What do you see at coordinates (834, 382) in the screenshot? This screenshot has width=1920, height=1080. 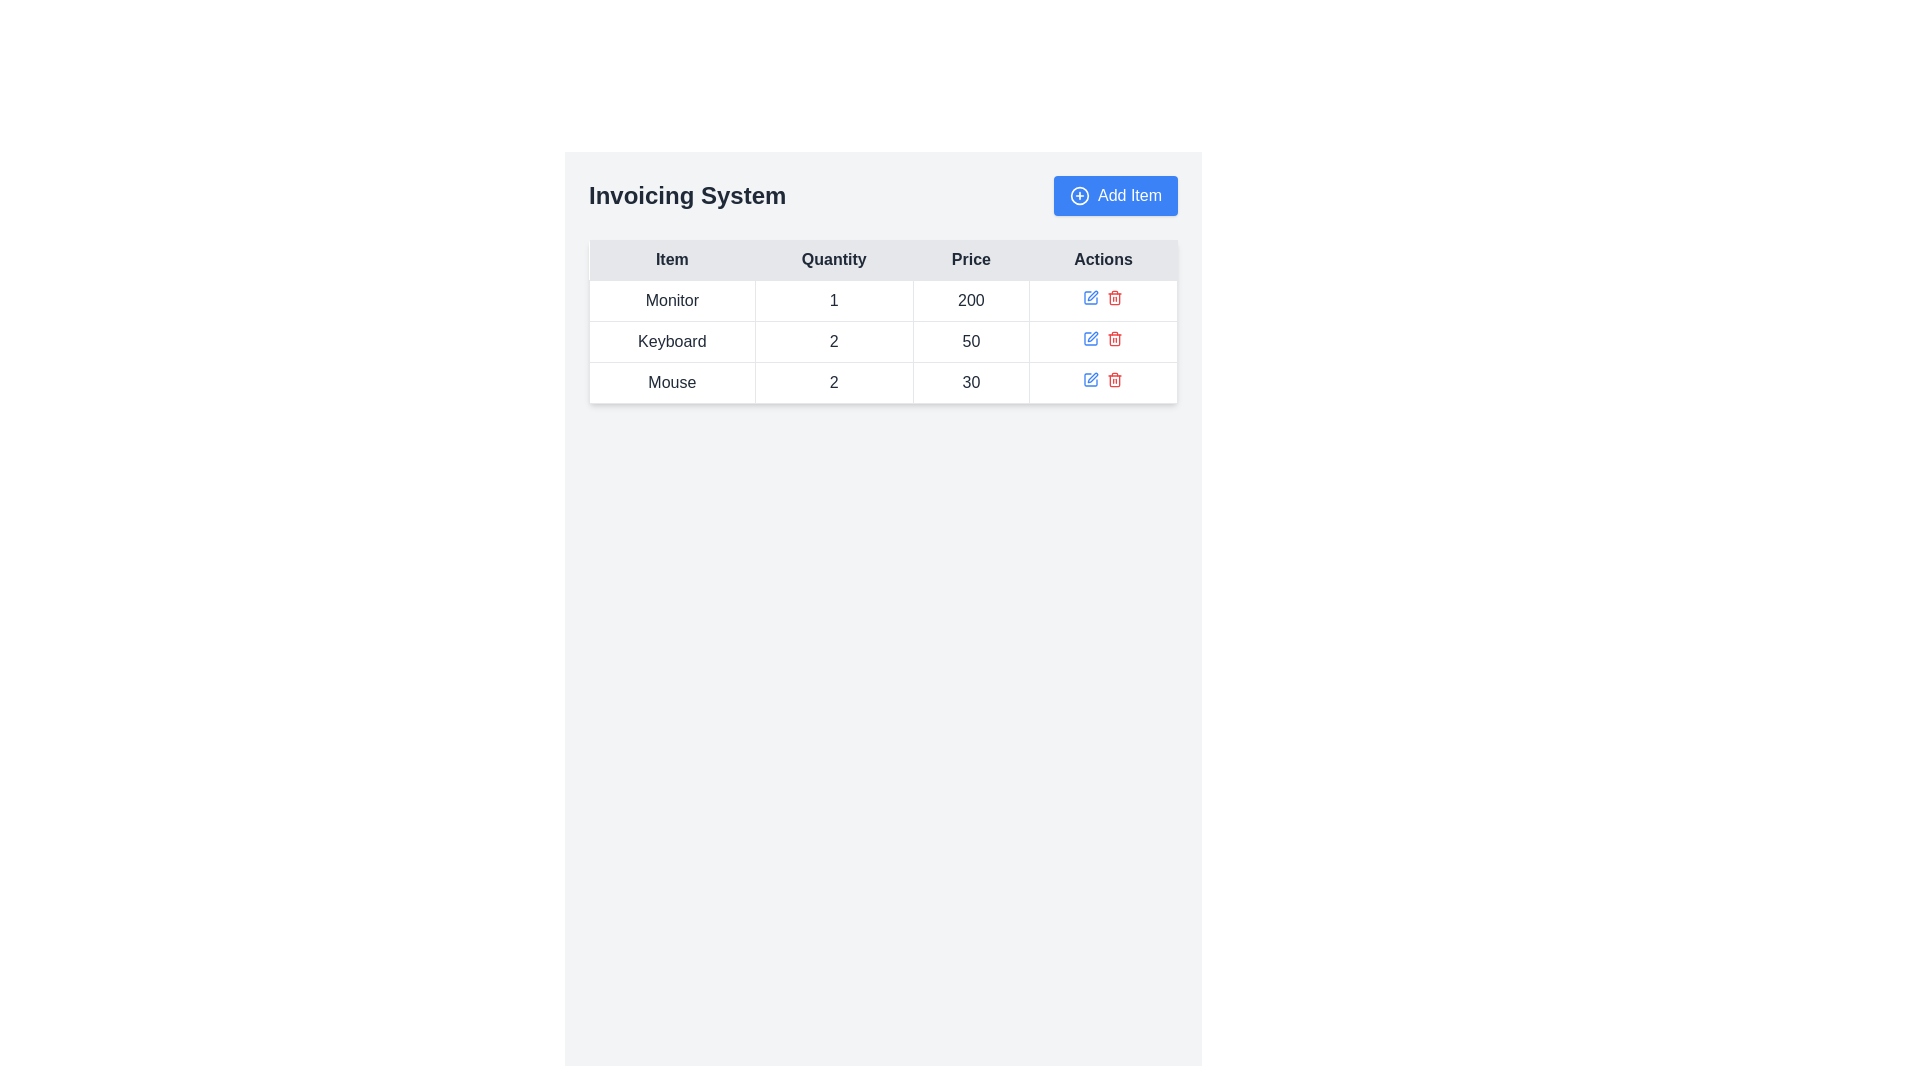 I see `the Text Label displaying the number '2' in the third row under the 'Quantity' column of the table, which aligns with the 'Mouse' item` at bounding box center [834, 382].